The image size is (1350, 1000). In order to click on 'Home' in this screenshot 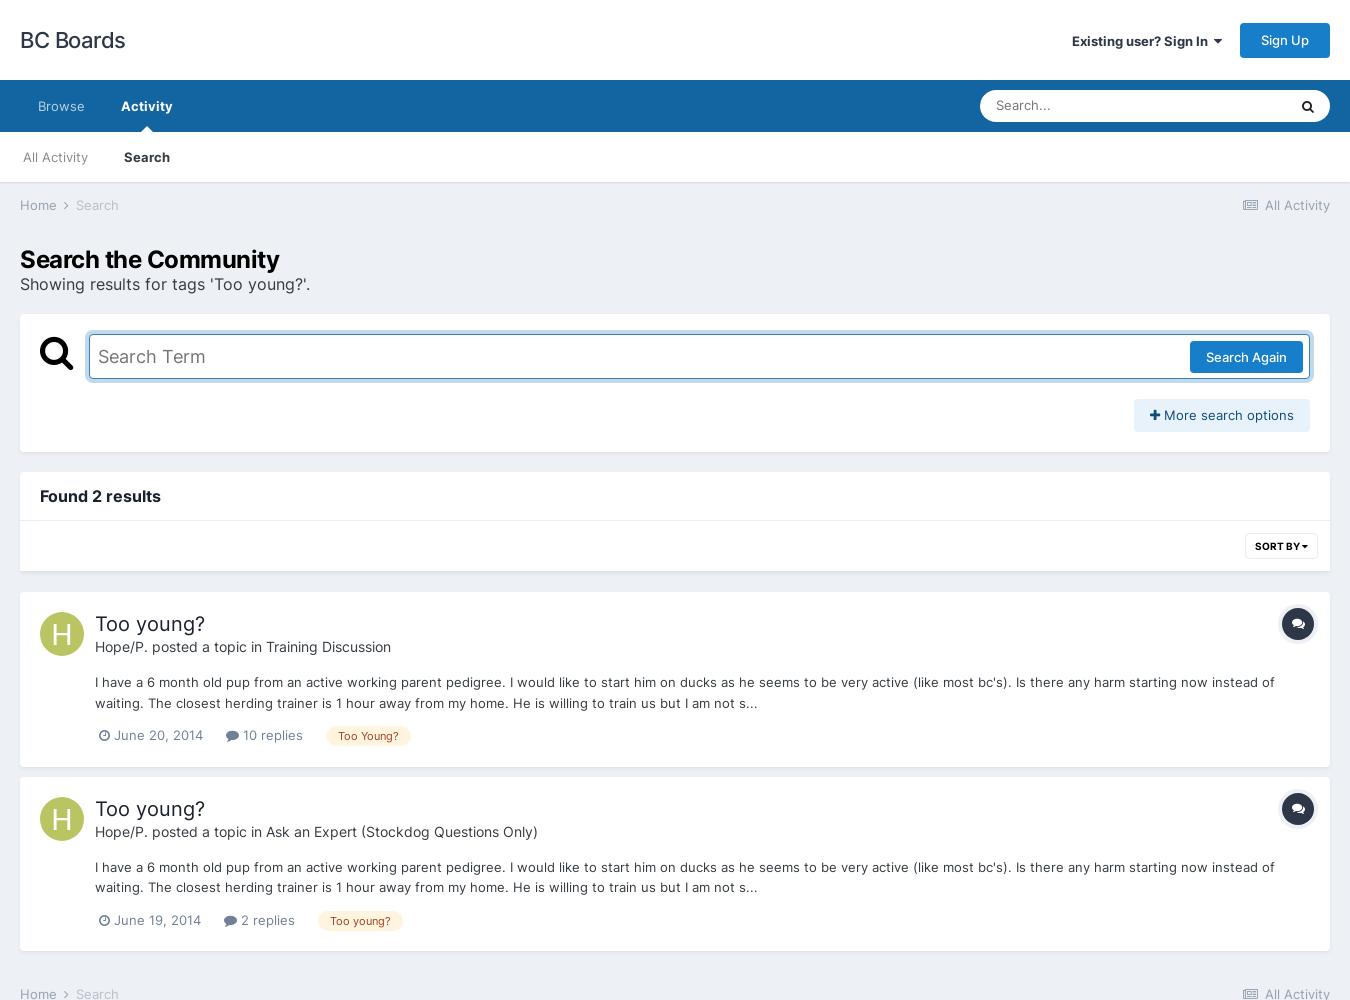, I will do `click(18, 203)`.